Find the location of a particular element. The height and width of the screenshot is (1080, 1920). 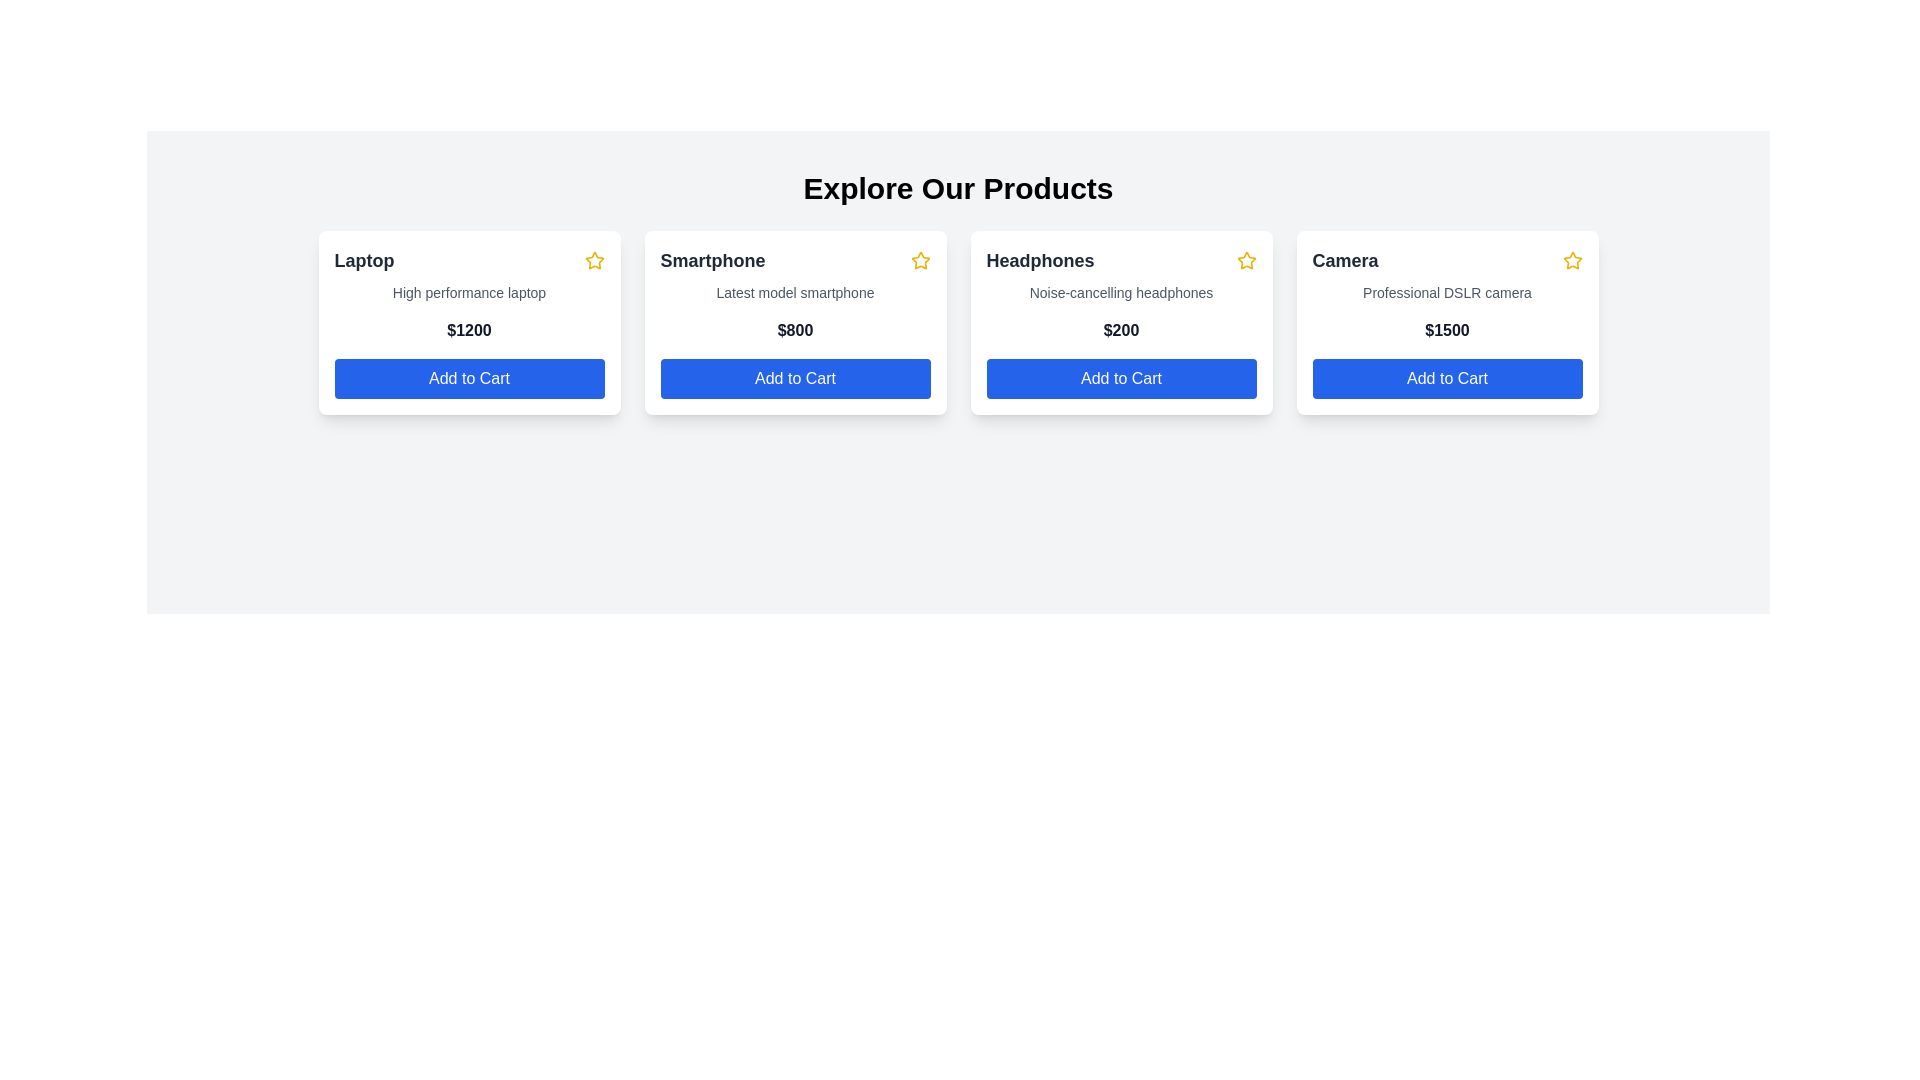

the bold text label displaying the price "$1200" in black on a white background, which is part of the product card for a laptop is located at coordinates (468, 330).